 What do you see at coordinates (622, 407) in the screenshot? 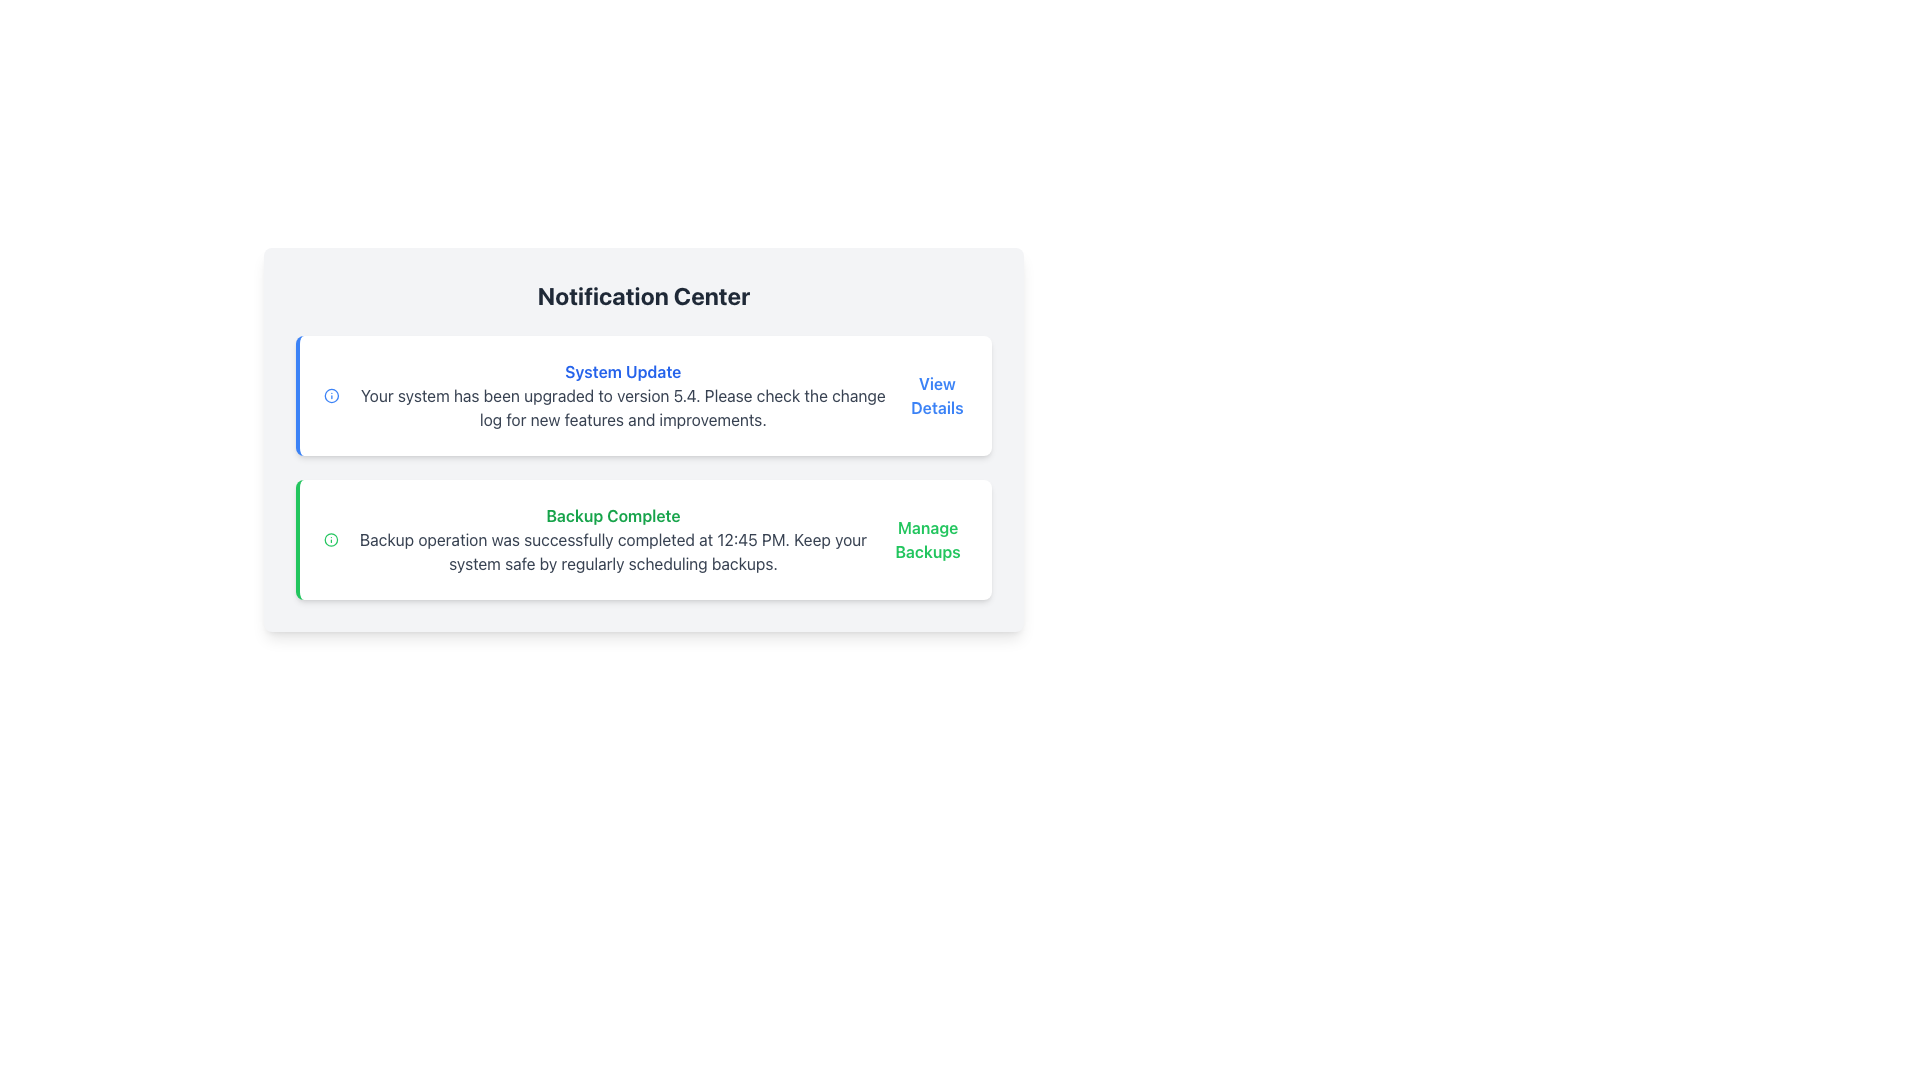
I see `the system update notification text that informs the user to examine the change log for further details` at bounding box center [622, 407].